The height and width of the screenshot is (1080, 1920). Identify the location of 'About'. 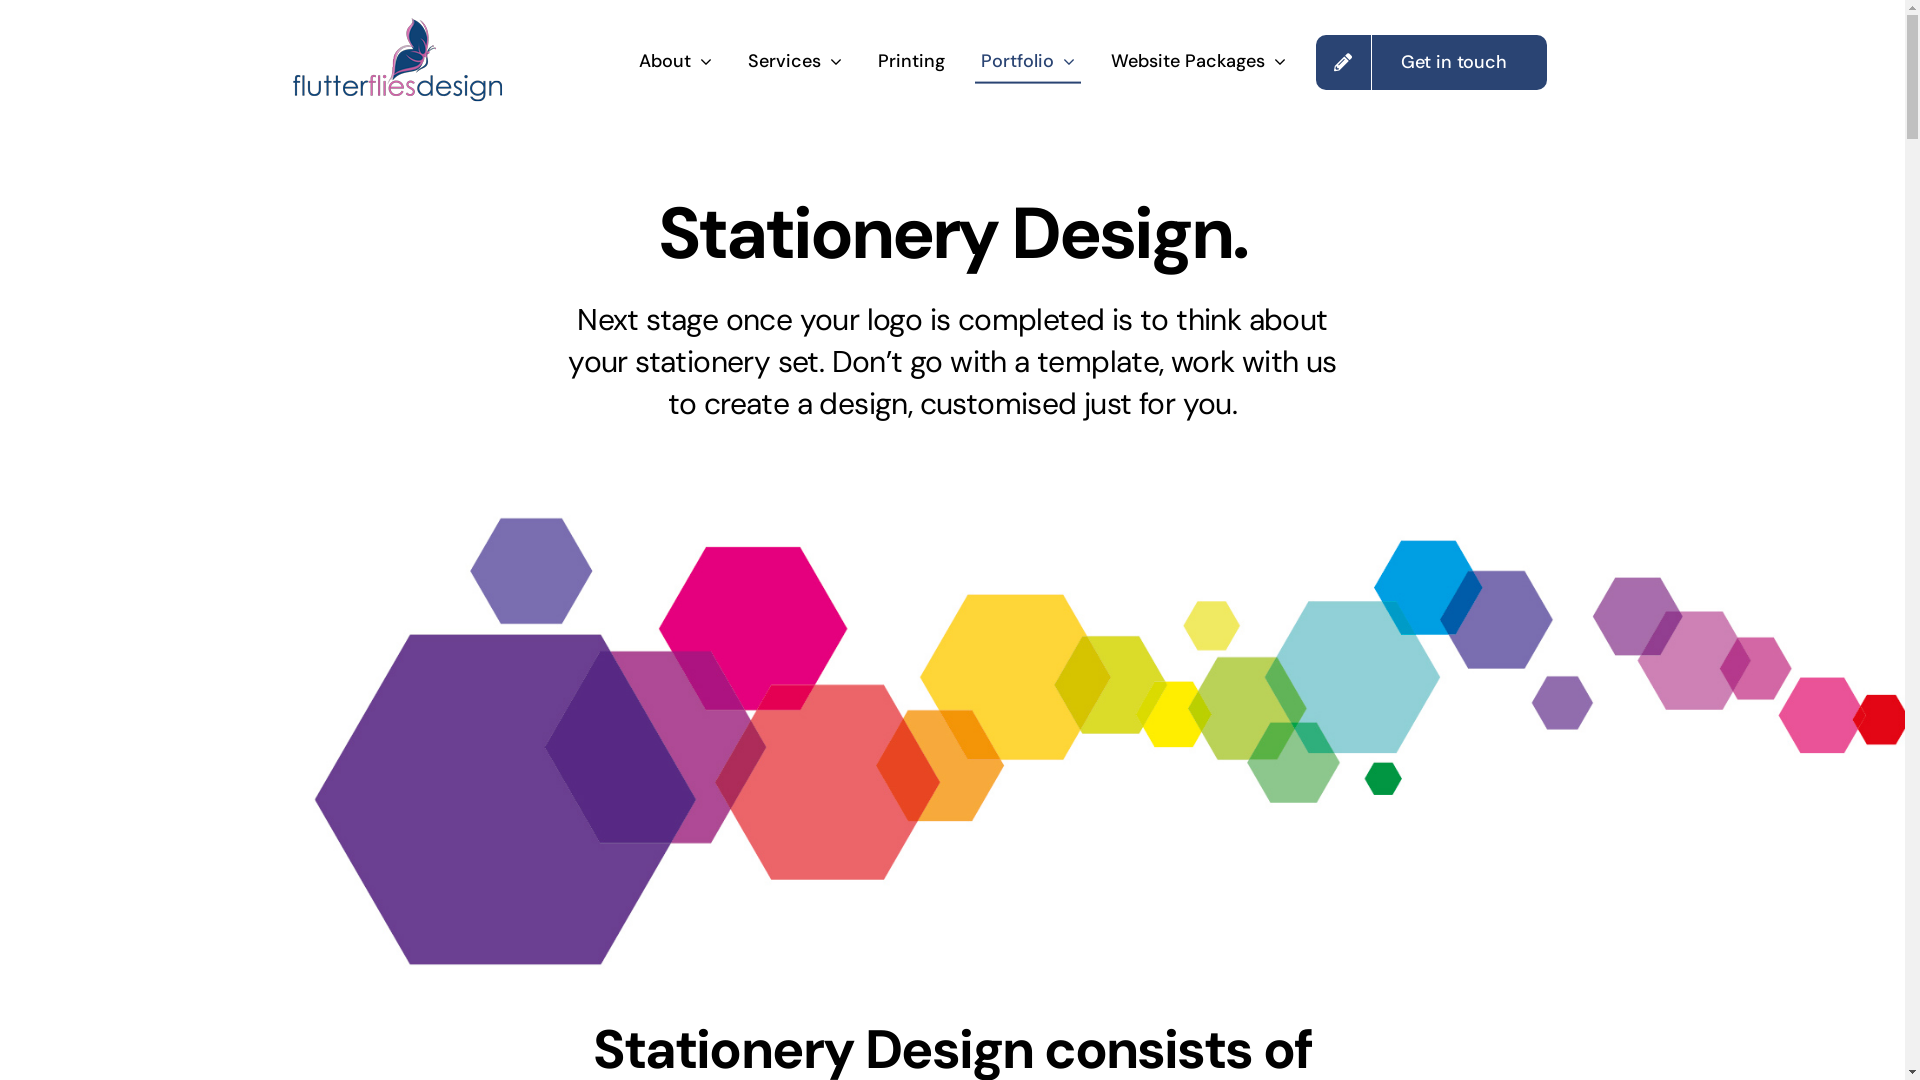
(675, 61).